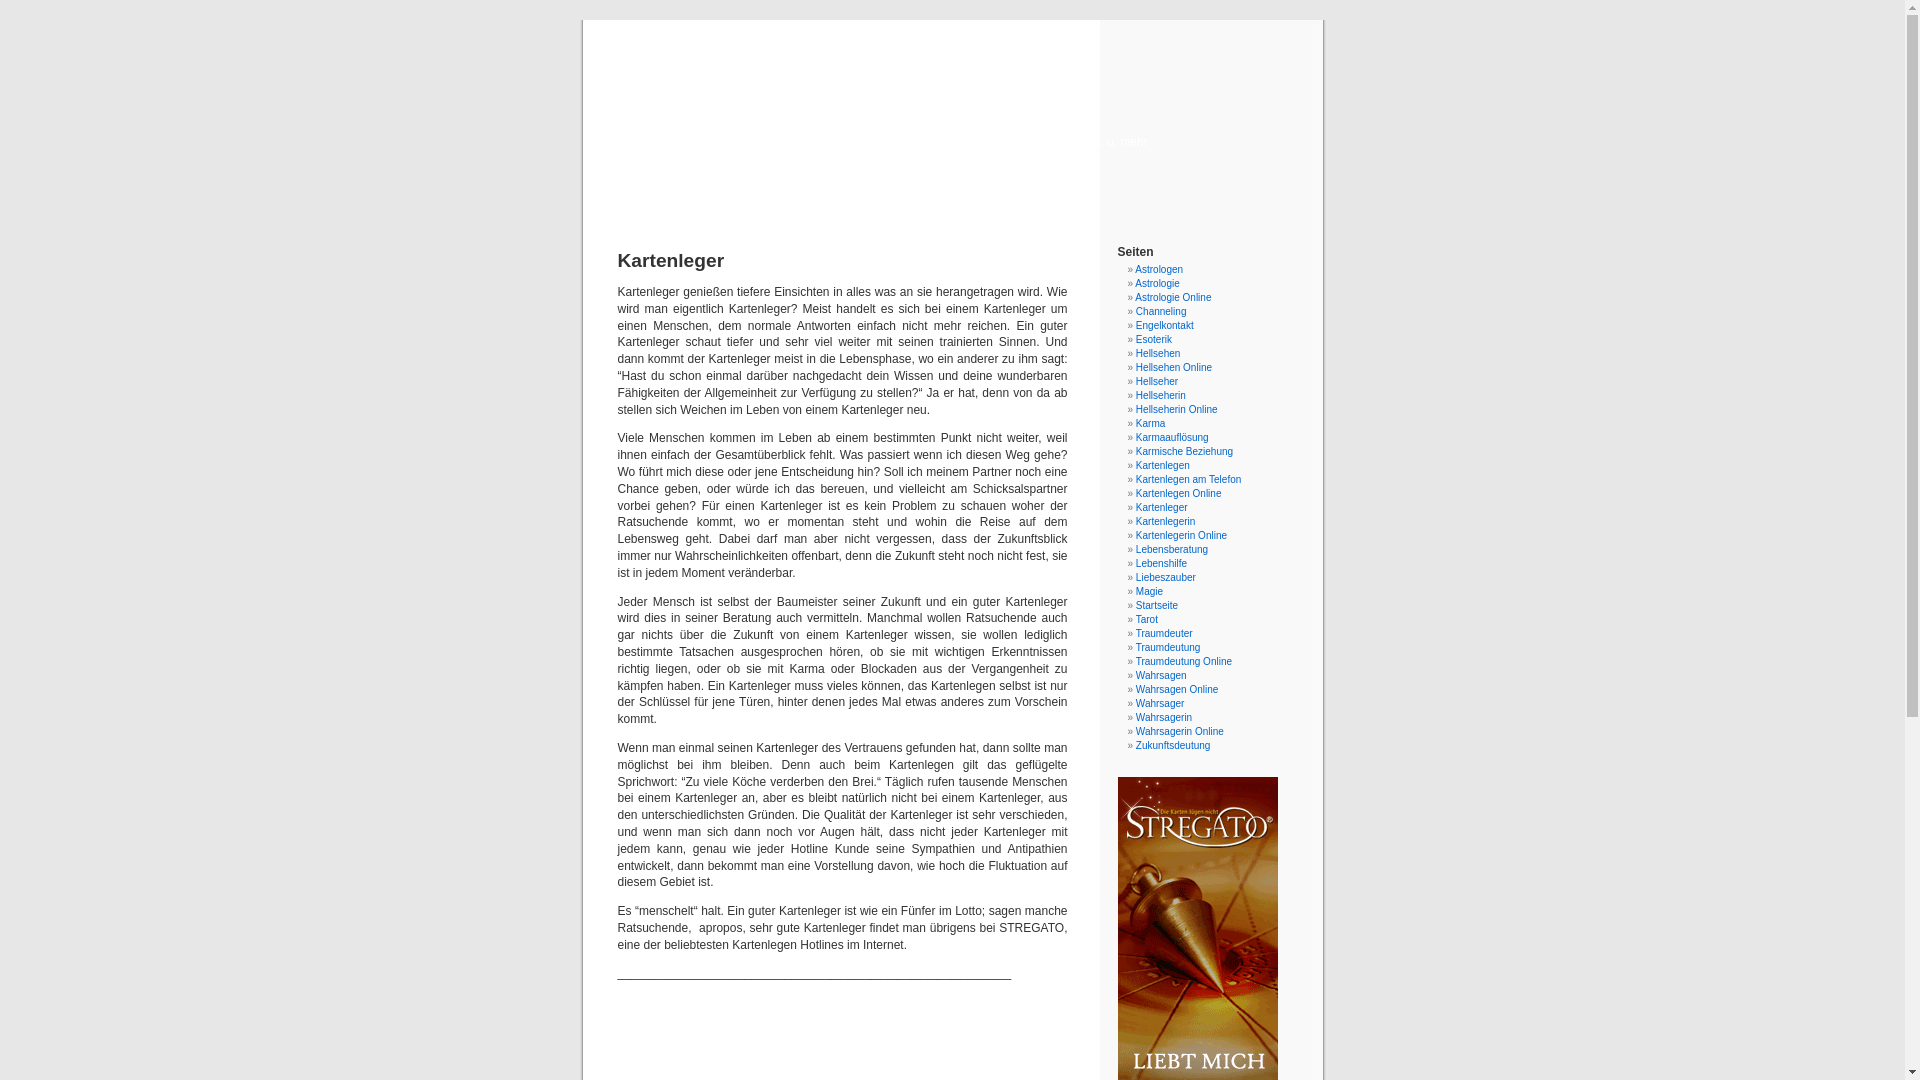 This screenshot has height=1080, width=1920. Describe the element at coordinates (1166, 577) in the screenshot. I see `'Liebeszauber'` at that location.